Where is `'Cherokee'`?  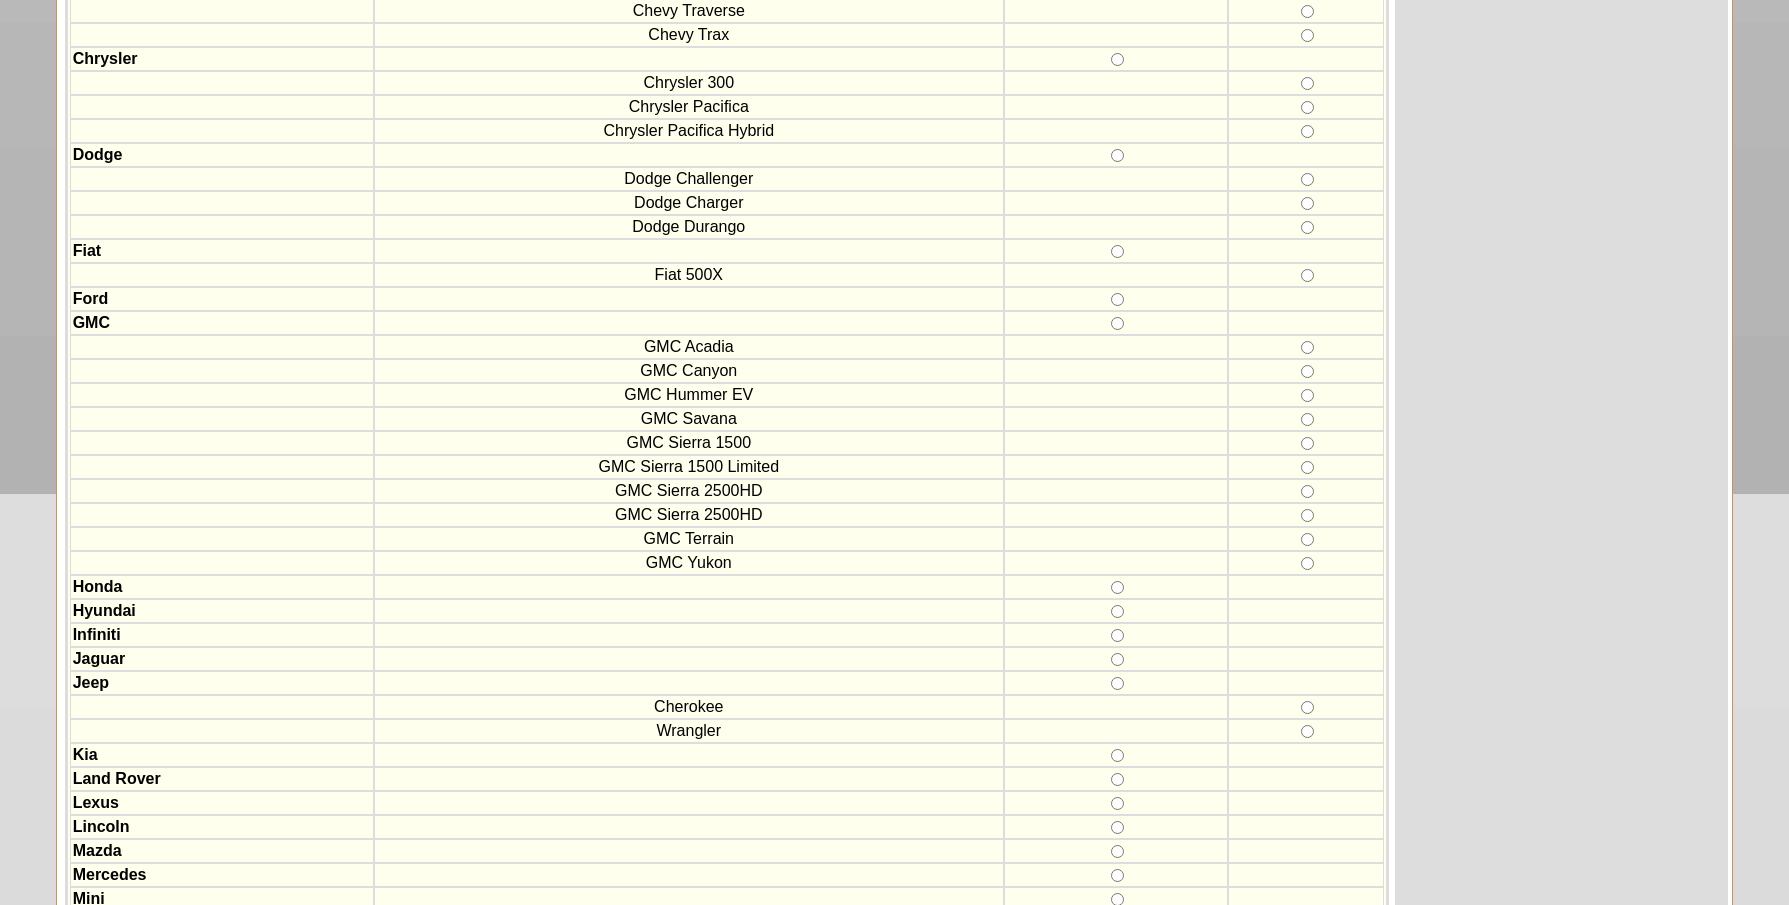 'Cherokee' is located at coordinates (688, 705).